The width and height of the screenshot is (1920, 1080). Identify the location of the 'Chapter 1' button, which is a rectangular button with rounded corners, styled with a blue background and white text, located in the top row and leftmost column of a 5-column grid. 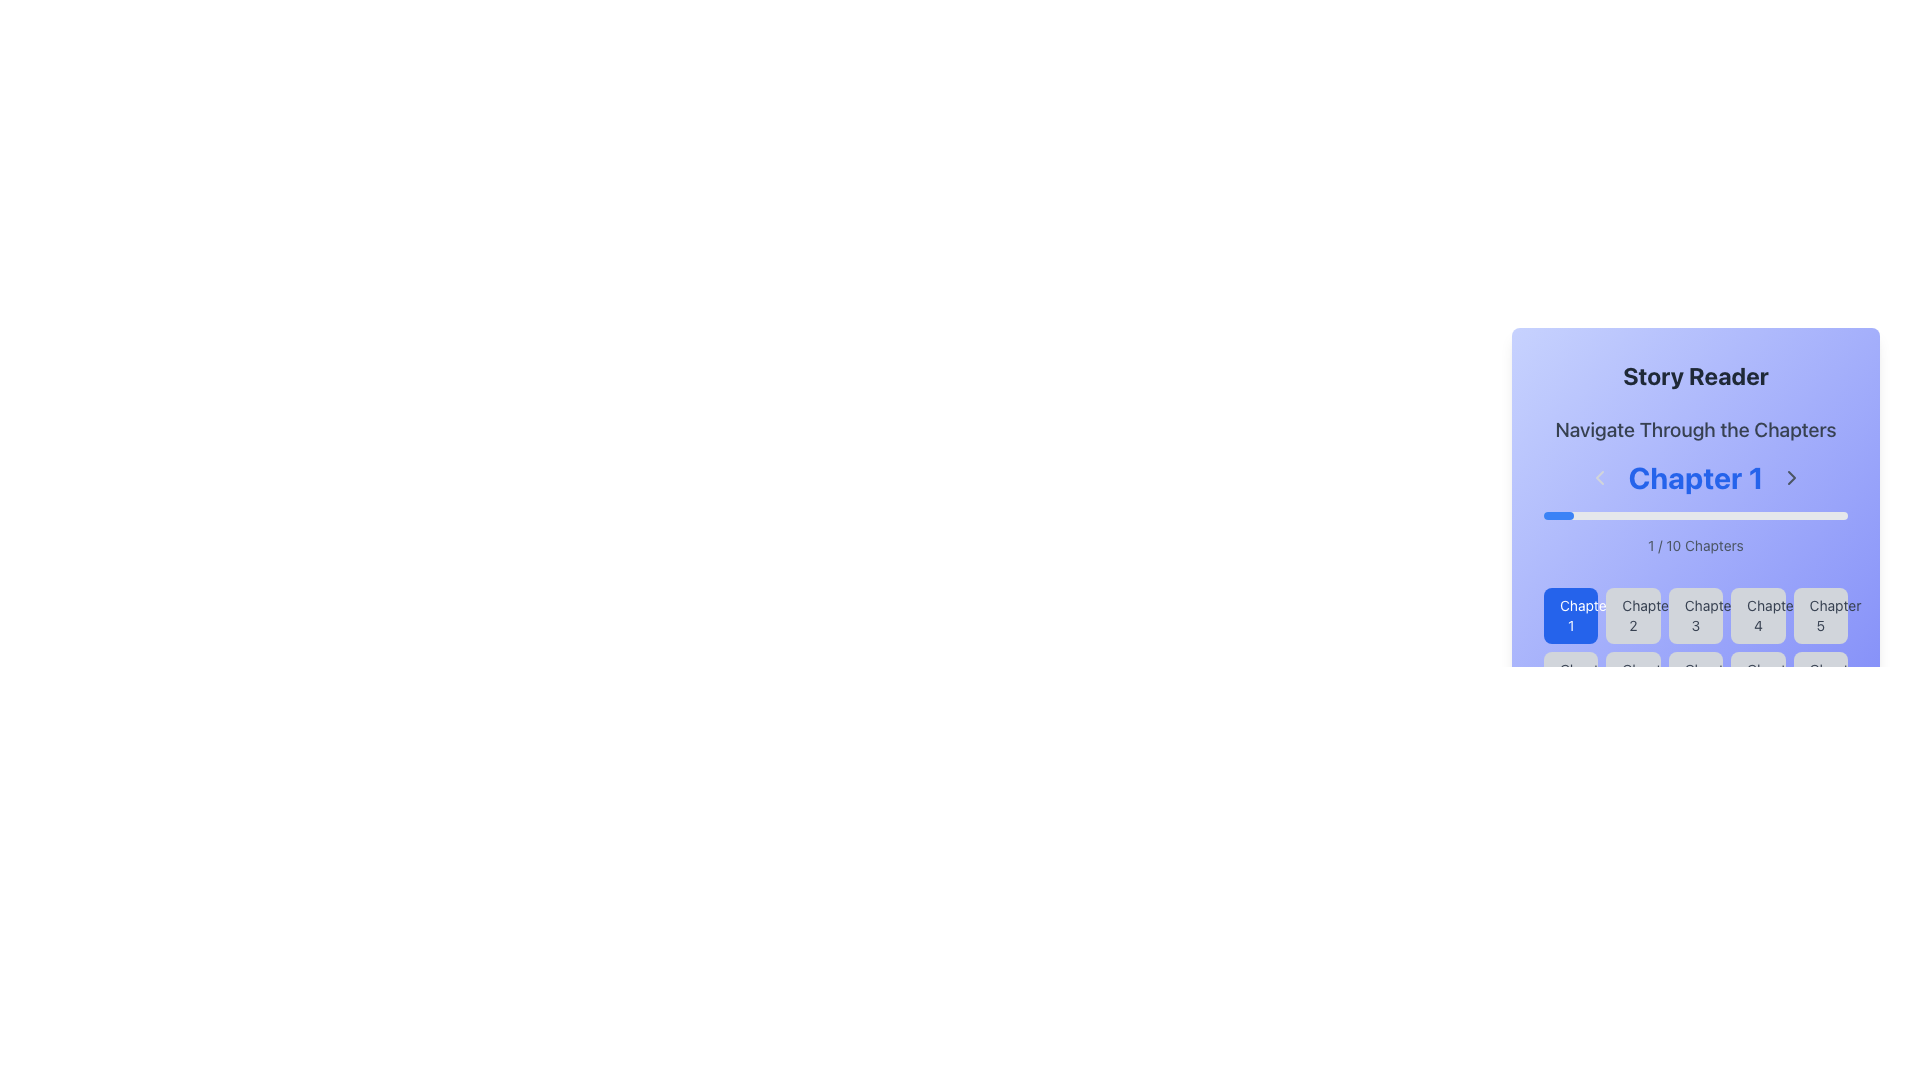
(1570, 615).